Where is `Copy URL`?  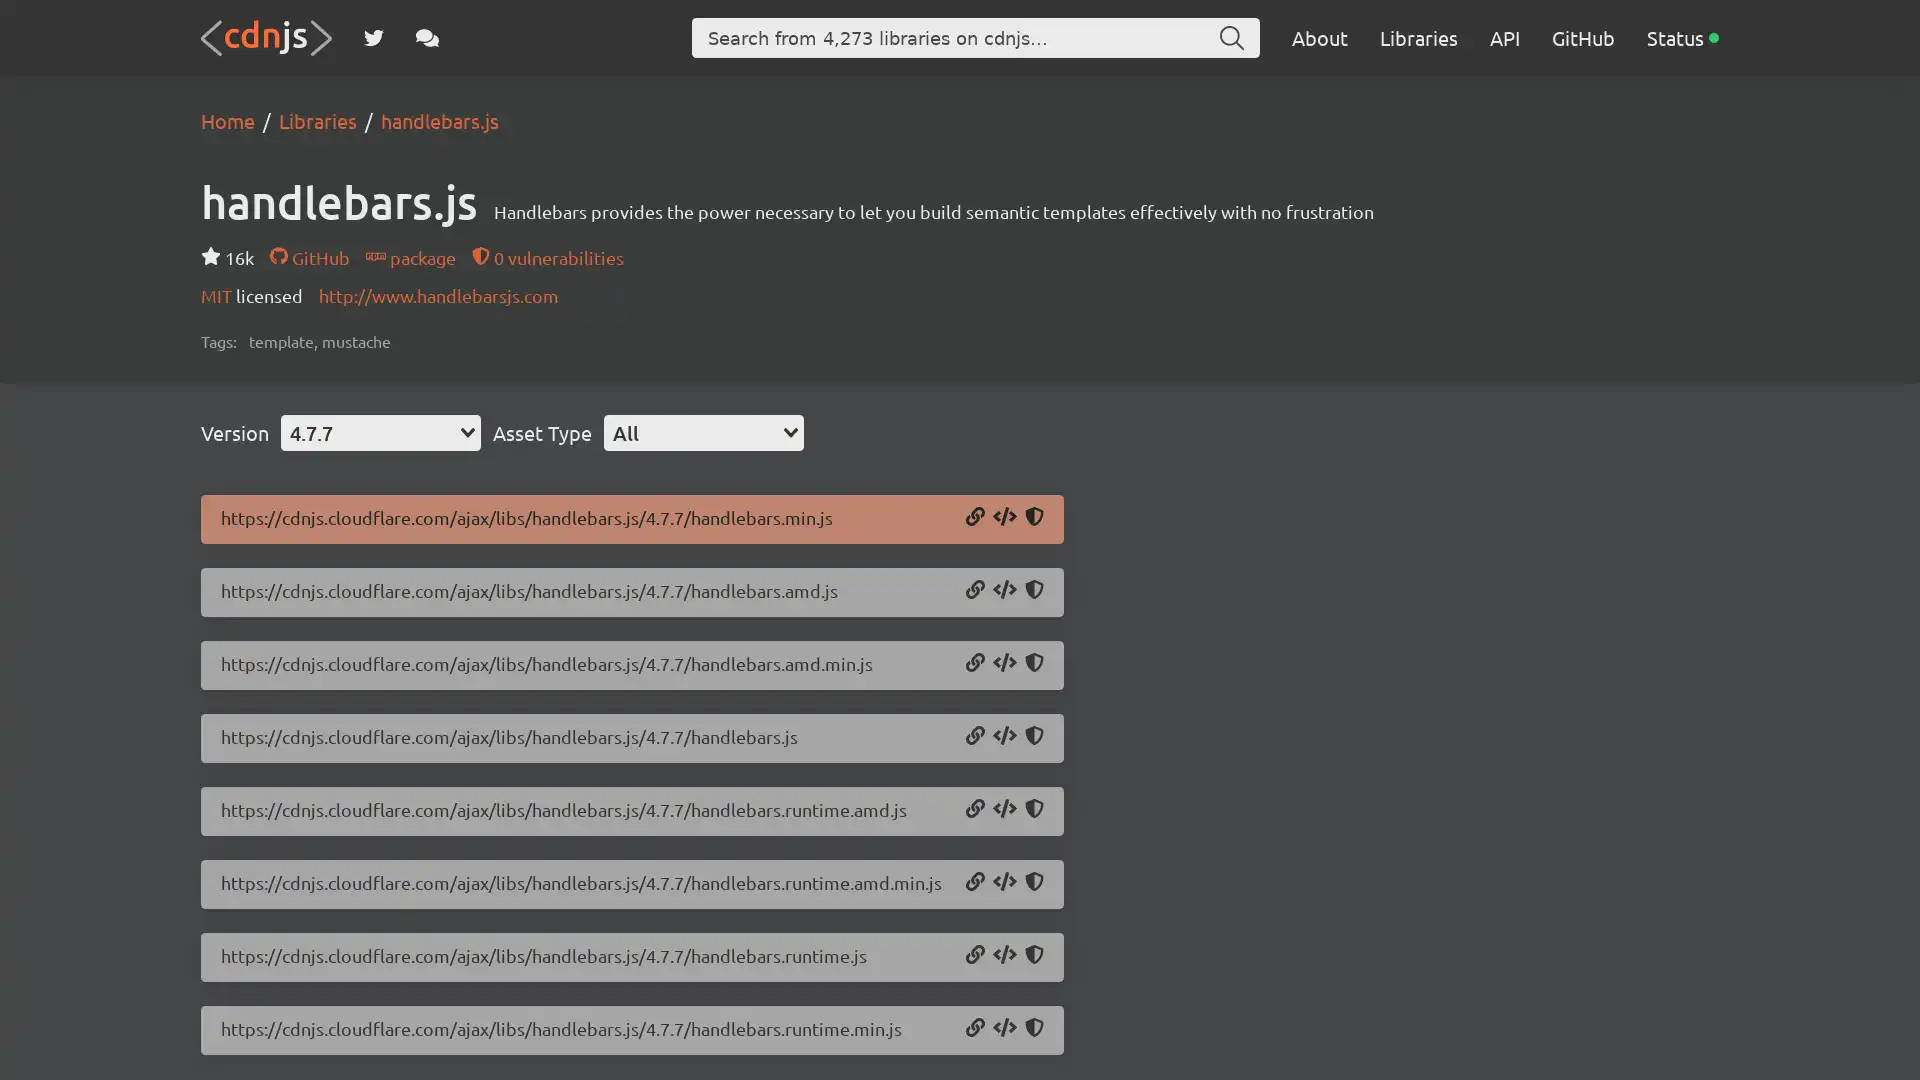 Copy URL is located at coordinates (975, 810).